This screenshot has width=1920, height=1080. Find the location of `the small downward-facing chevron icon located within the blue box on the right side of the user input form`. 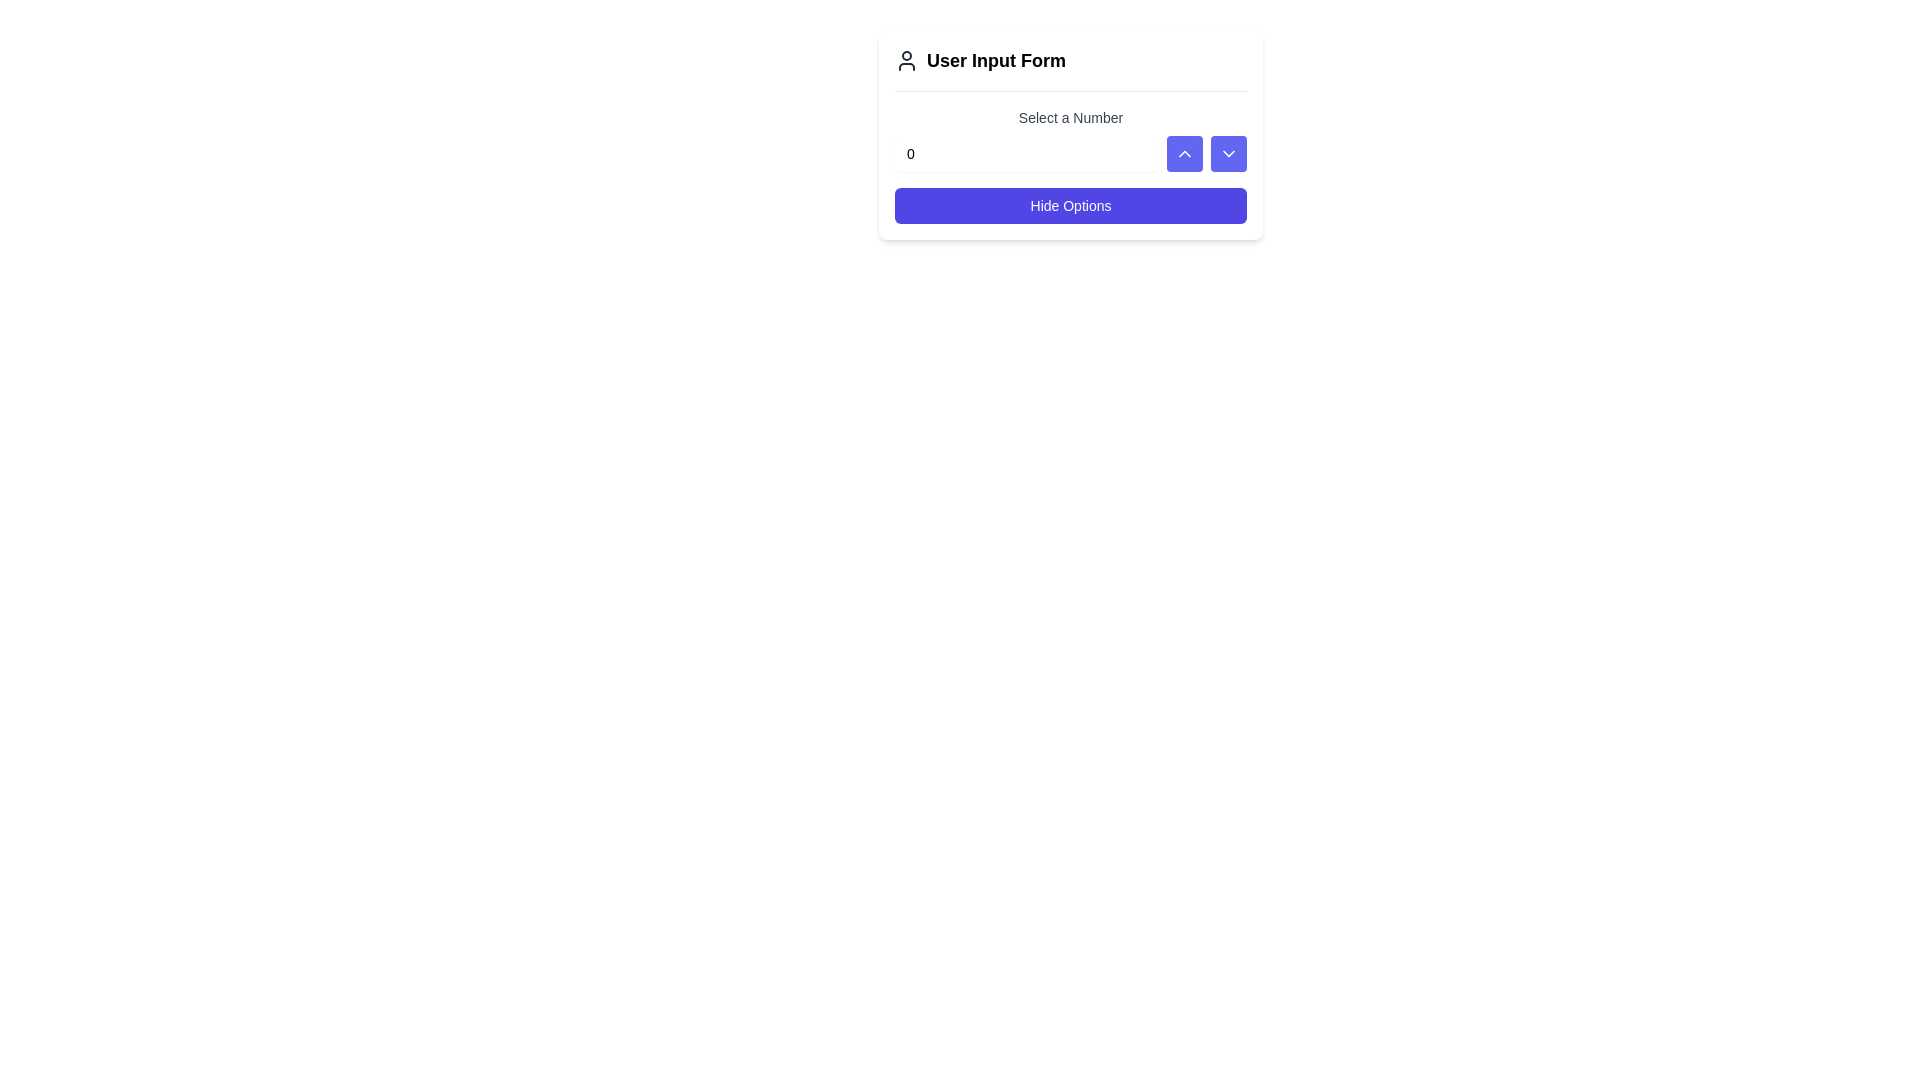

the small downward-facing chevron icon located within the blue box on the right side of the user input form is located at coordinates (1227, 153).